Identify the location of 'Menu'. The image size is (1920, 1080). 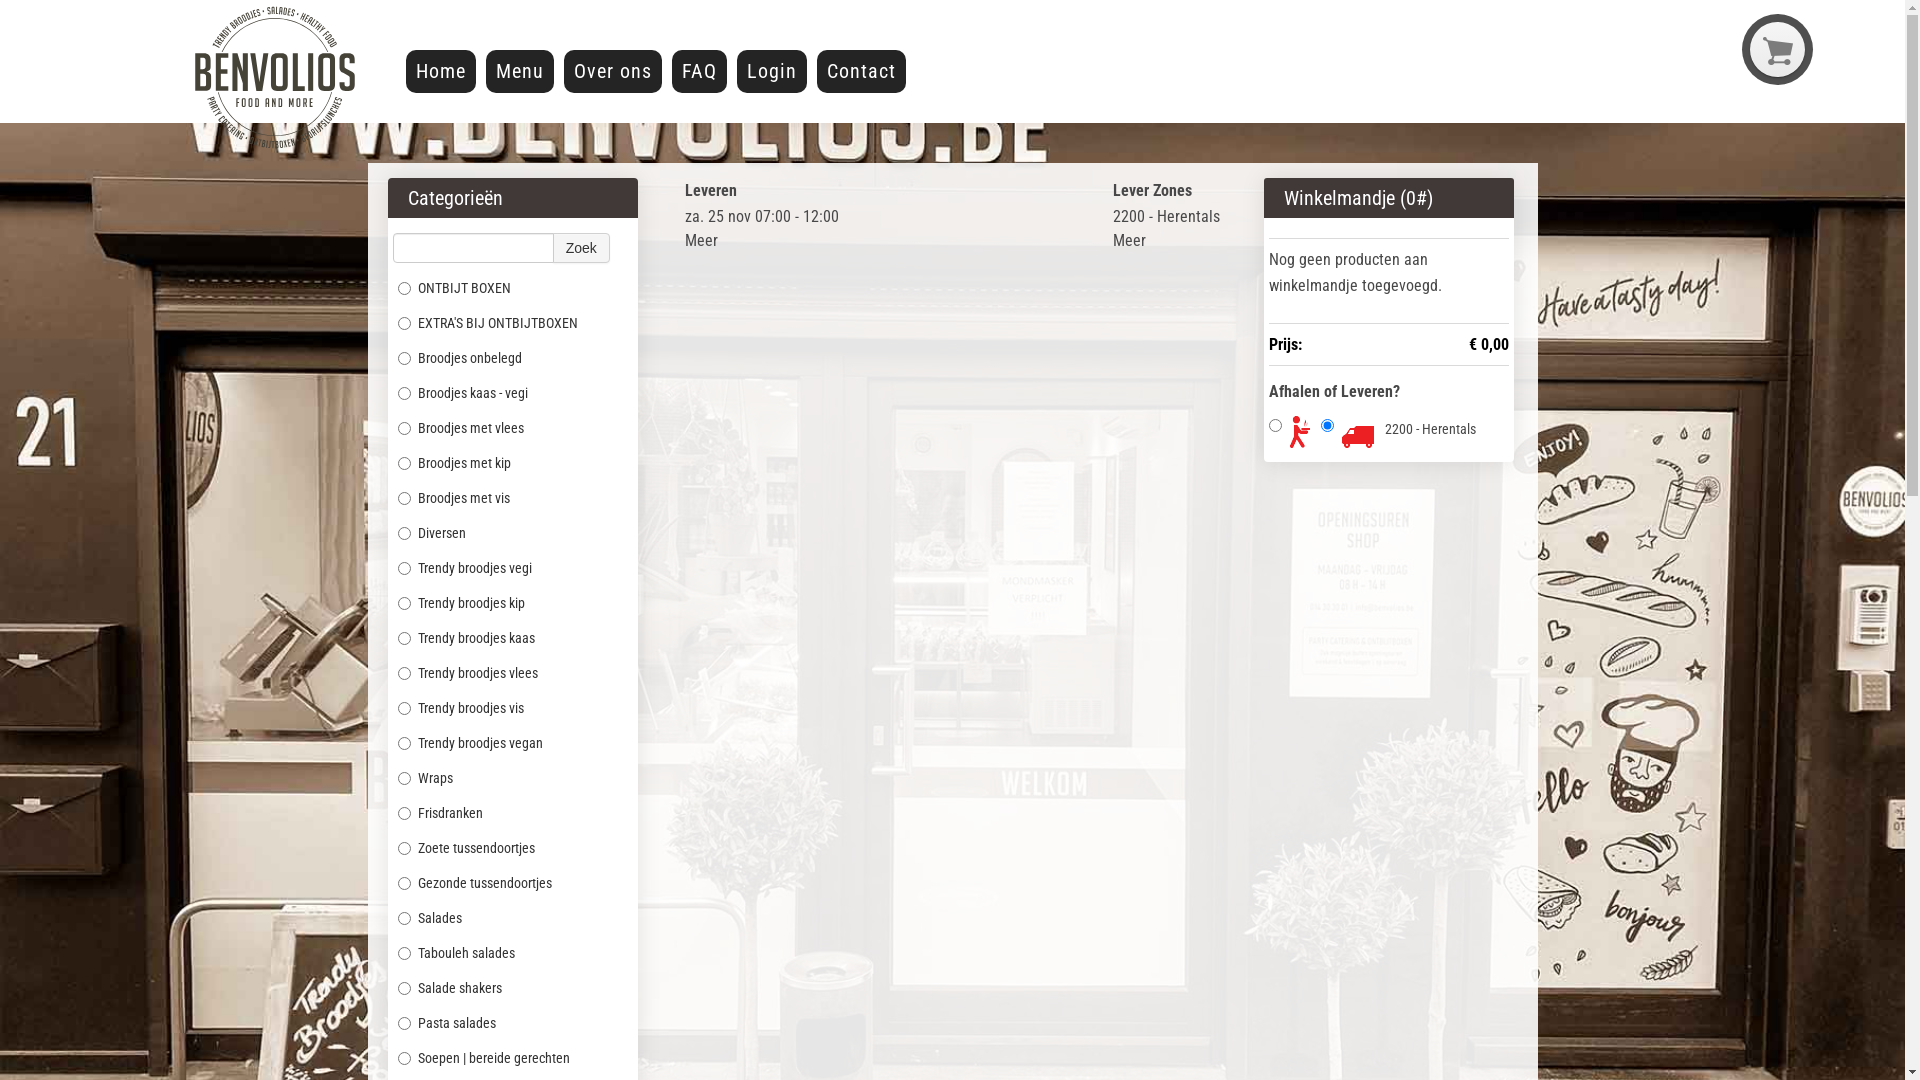
(519, 70).